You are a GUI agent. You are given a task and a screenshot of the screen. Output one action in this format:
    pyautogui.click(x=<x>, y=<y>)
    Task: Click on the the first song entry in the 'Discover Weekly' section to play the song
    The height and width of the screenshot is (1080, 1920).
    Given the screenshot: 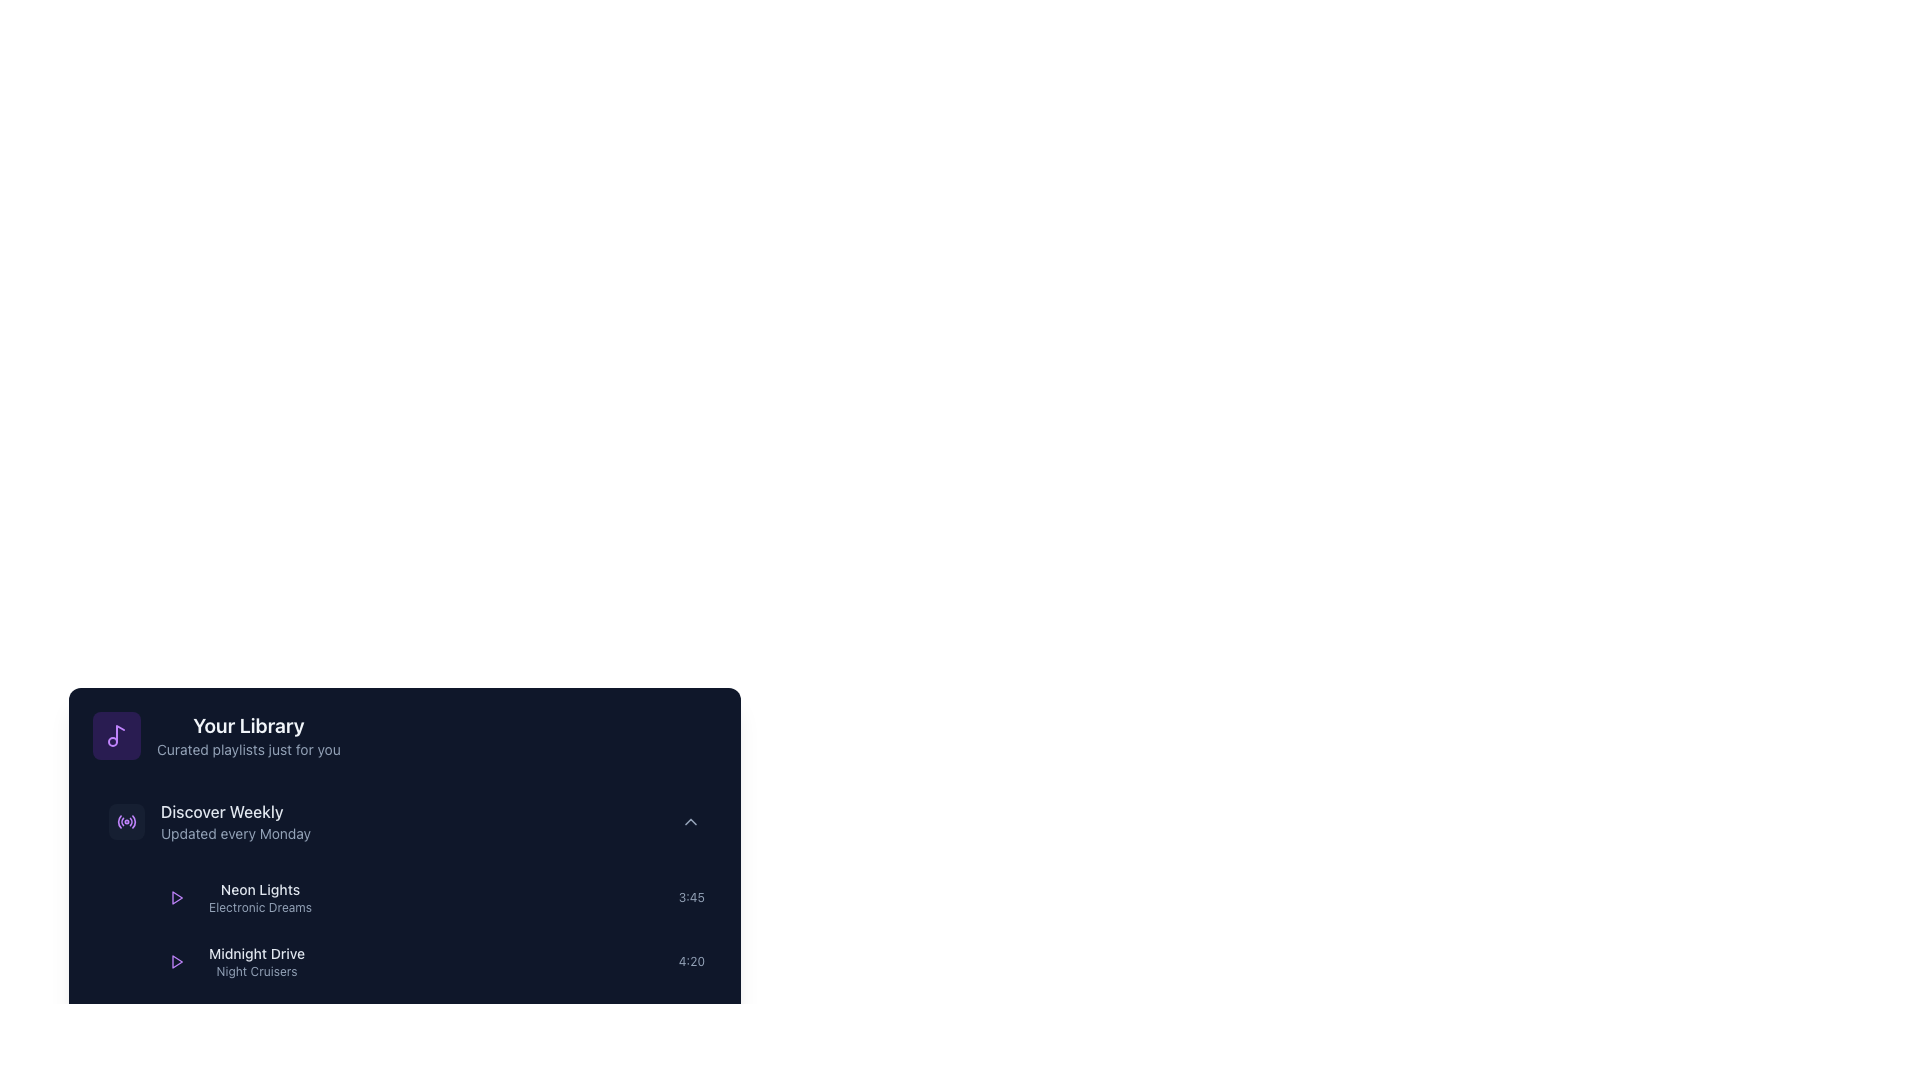 What is the action you would take?
    pyautogui.click(x=431, y=897)
    